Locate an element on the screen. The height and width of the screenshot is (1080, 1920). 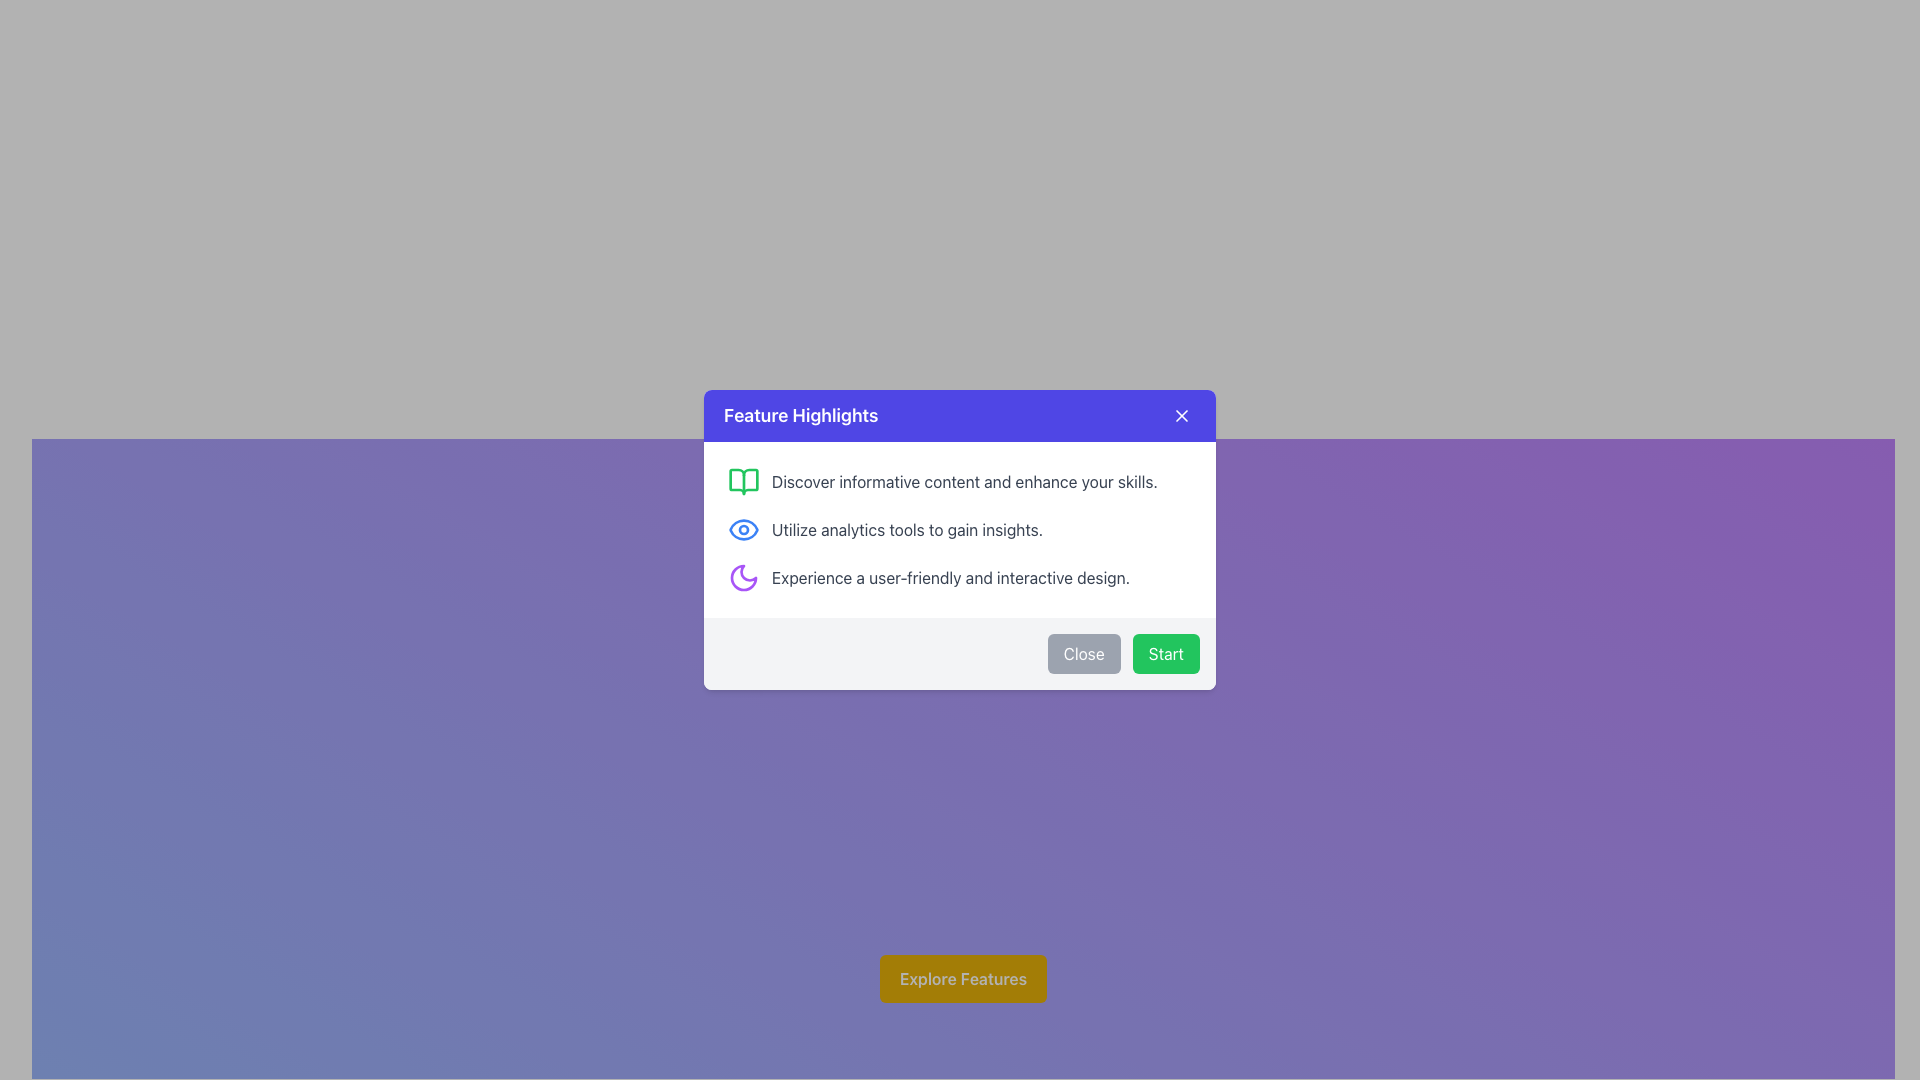
the text label located in the center of the modal window, positioned to the right of a green open book icon, which is the first item in a vertical list of features is located at coordinates (964, 482).